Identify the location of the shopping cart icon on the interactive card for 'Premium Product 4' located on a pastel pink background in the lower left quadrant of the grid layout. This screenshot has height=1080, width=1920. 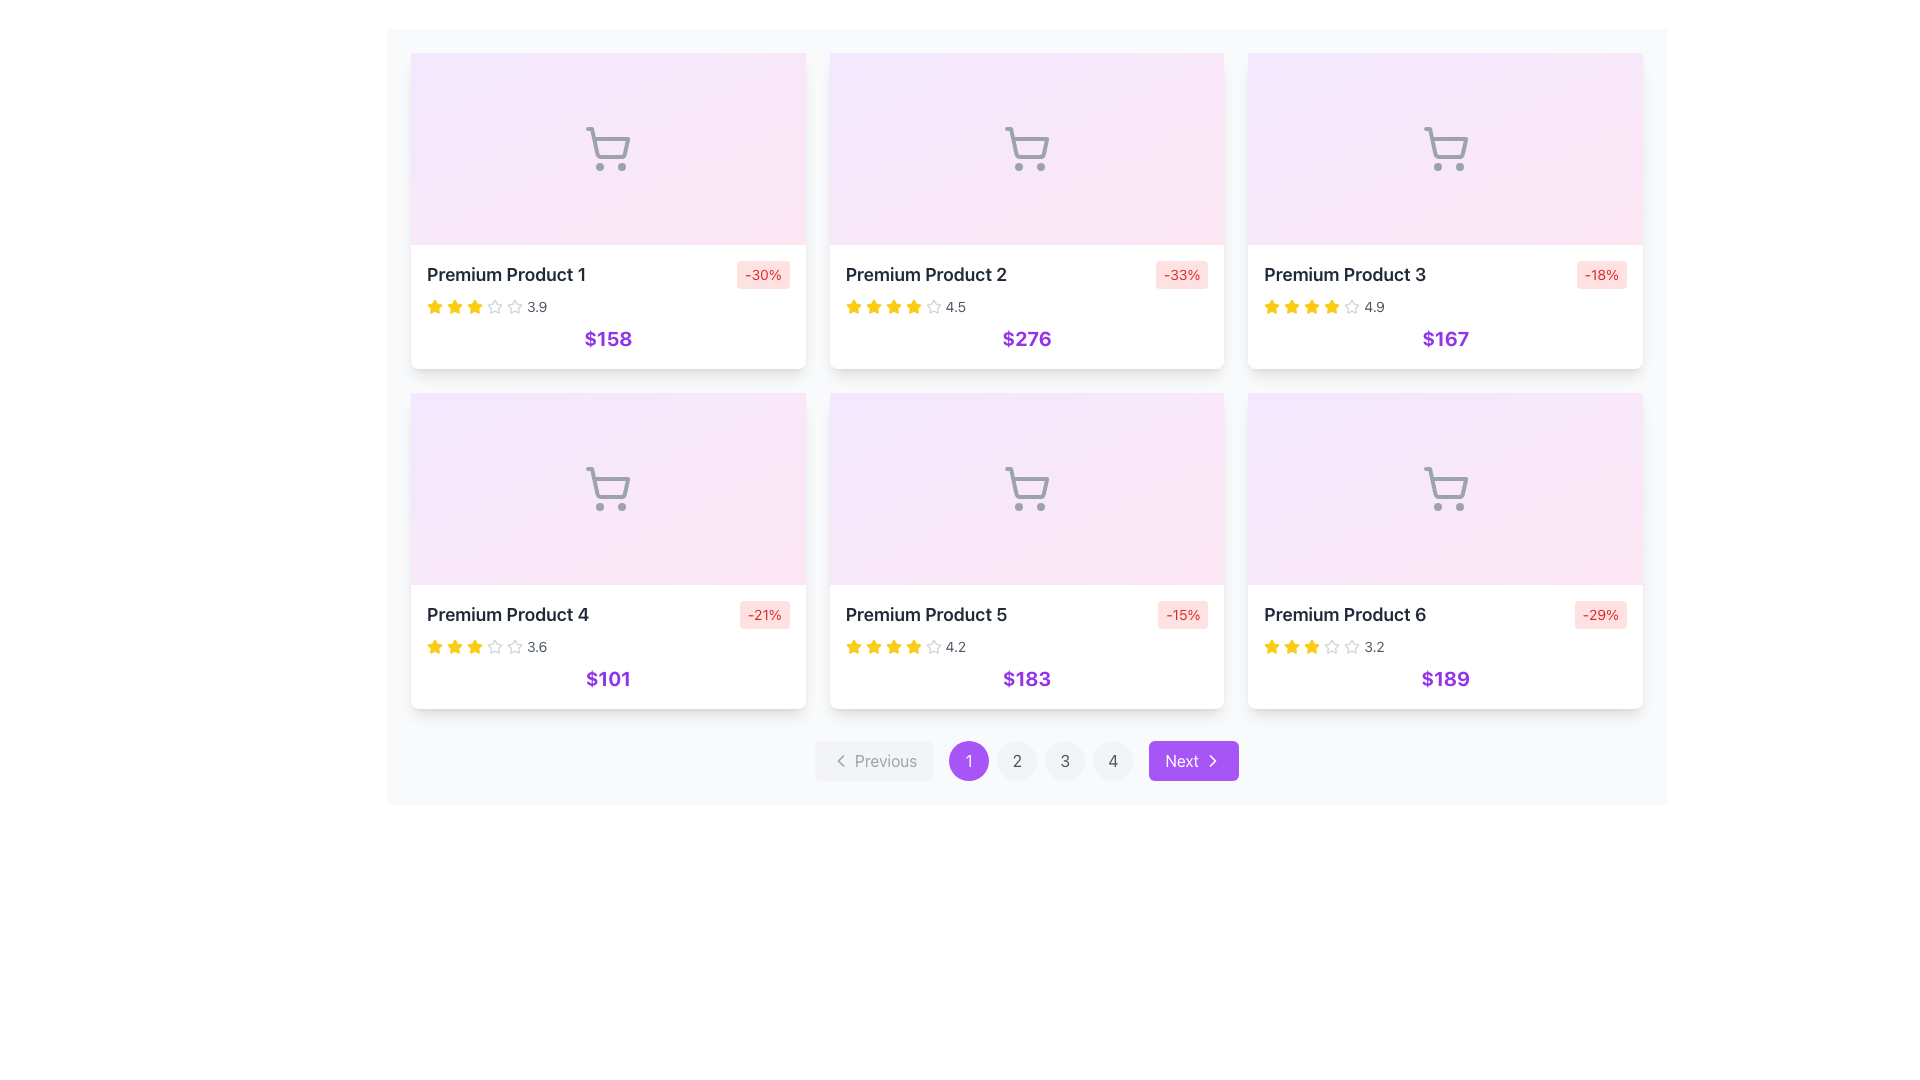
(607, 483).